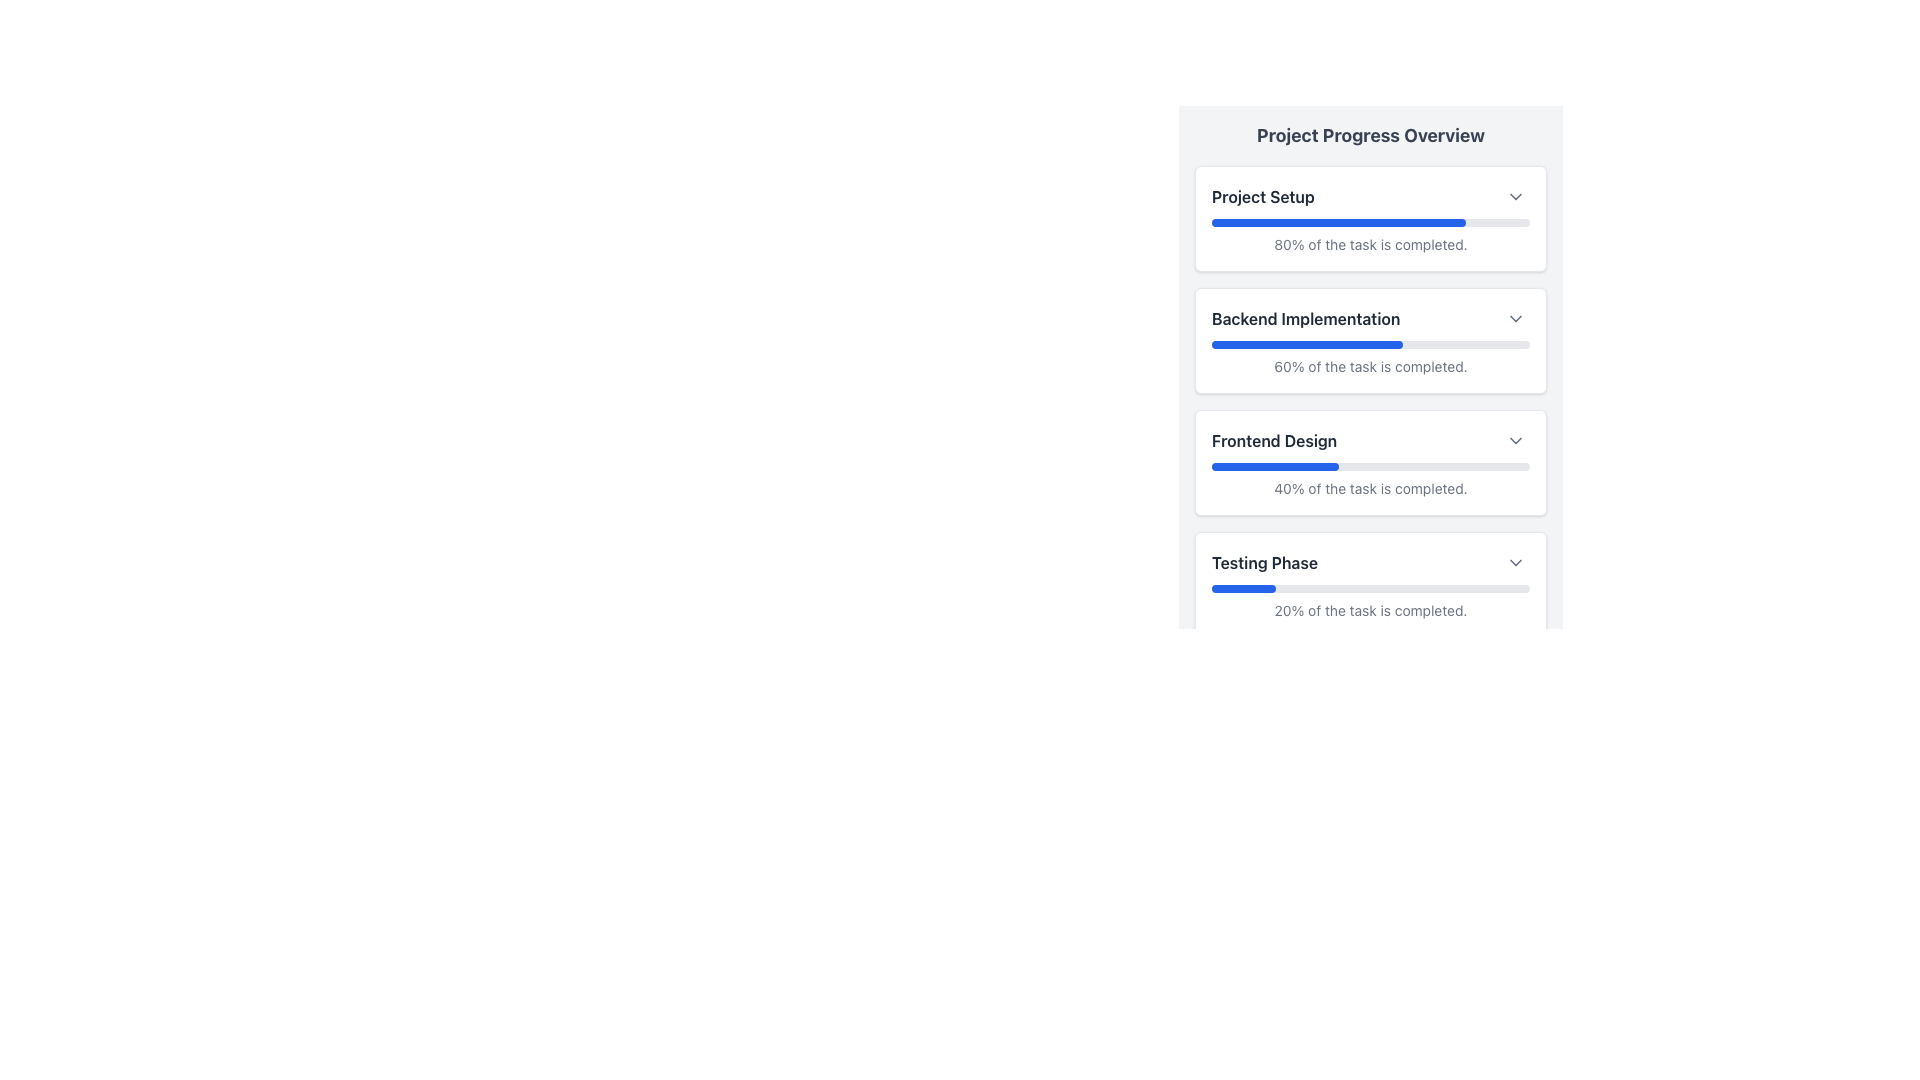 This screenshot has width=1920, height=1080. Describe the element at coordinates (1370, 223) in the screenshot. I see `the Progress Bar indicating '80% of the task is completed' in the 'Project Setup' section of the 'Project Progress Overview'` at that location.